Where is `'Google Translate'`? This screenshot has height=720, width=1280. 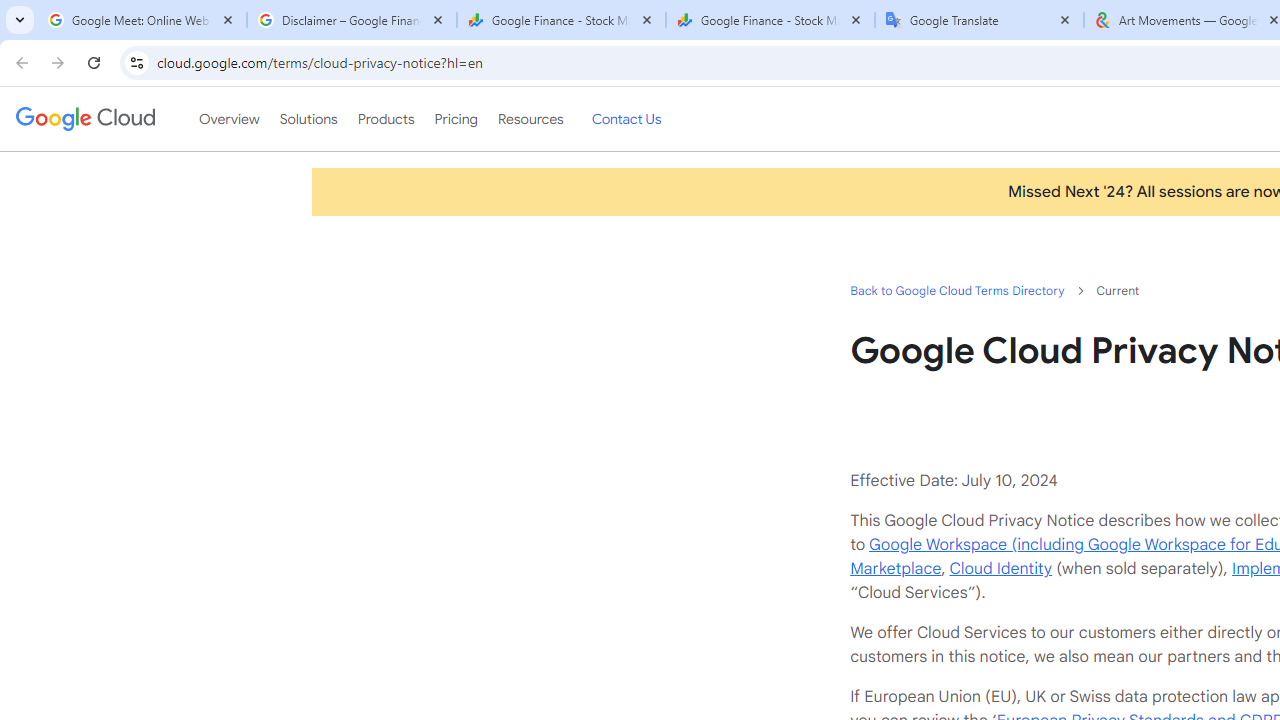
'Google Translate' is located at coordinates (979, 20).